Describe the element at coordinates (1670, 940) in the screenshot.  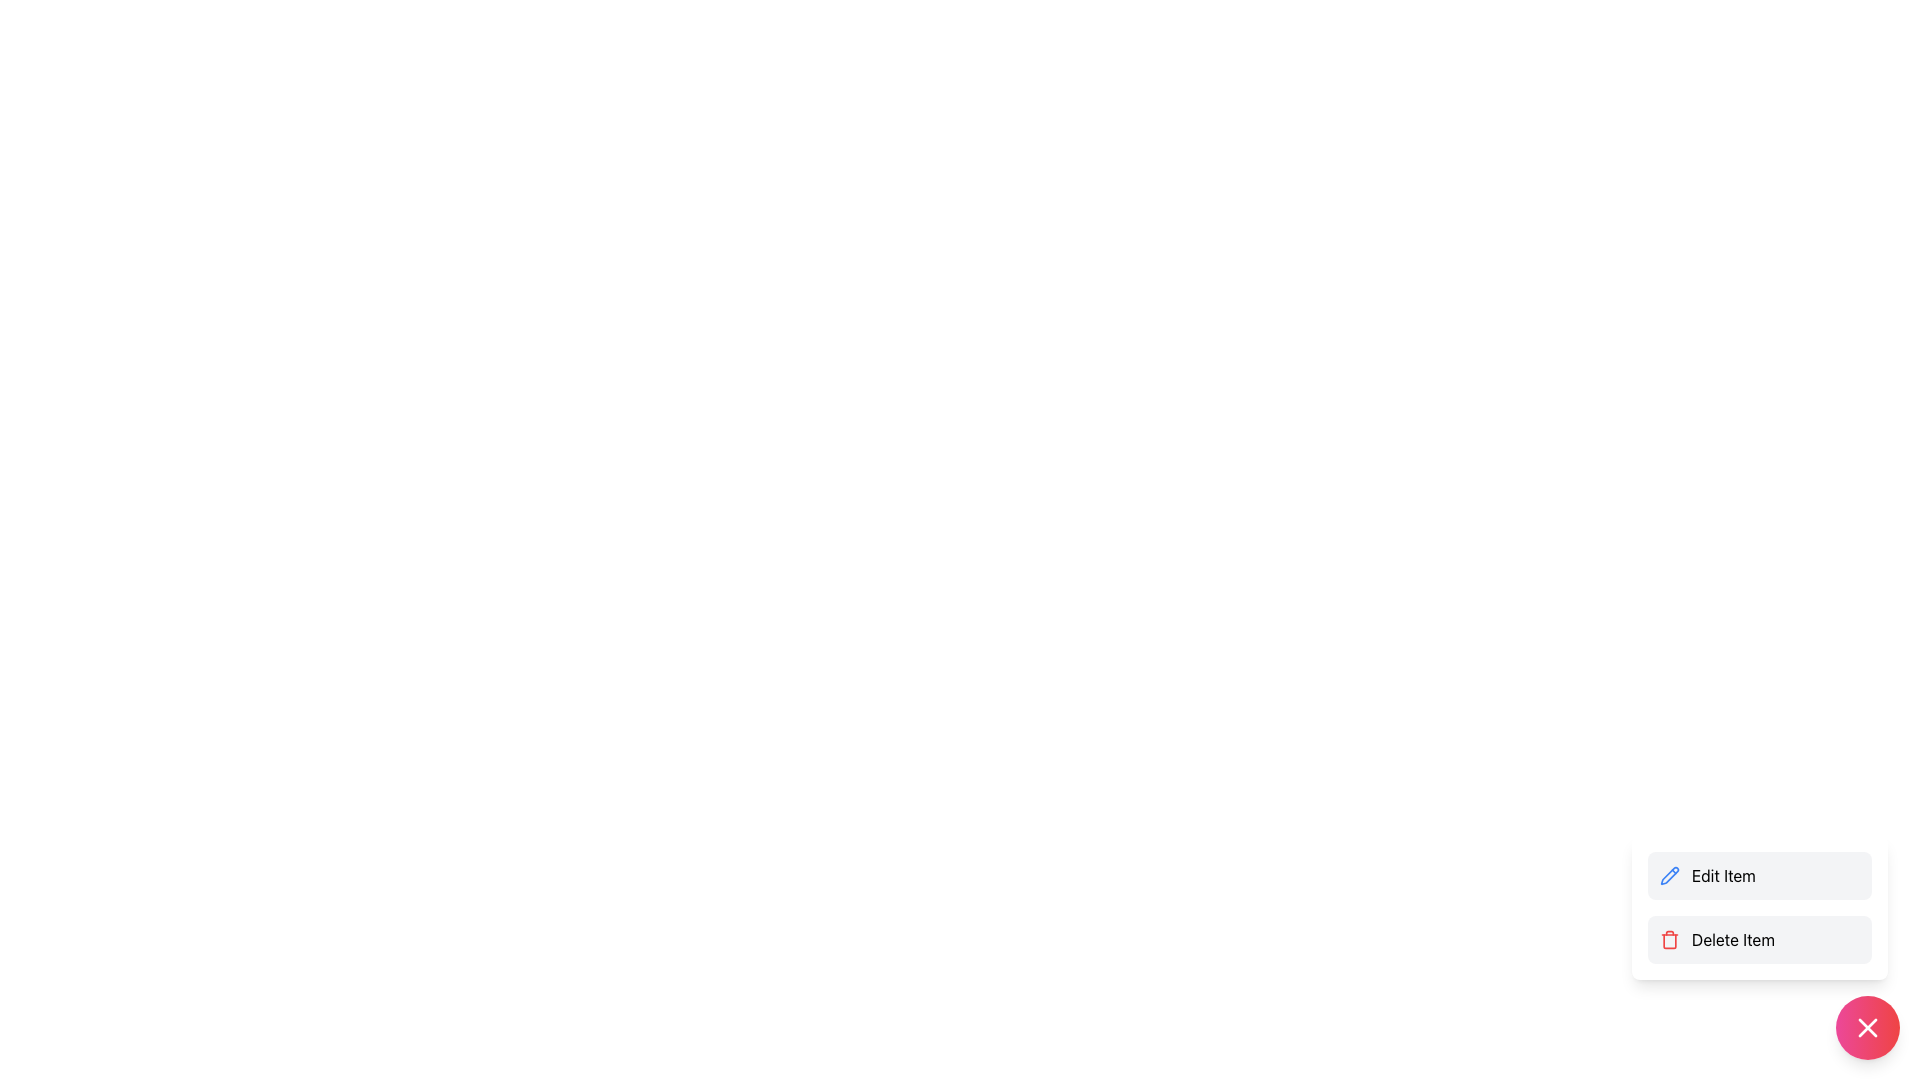
I see `the trash can icon with red outlines located next to the text 'Delete Item' on a white background` at that location.